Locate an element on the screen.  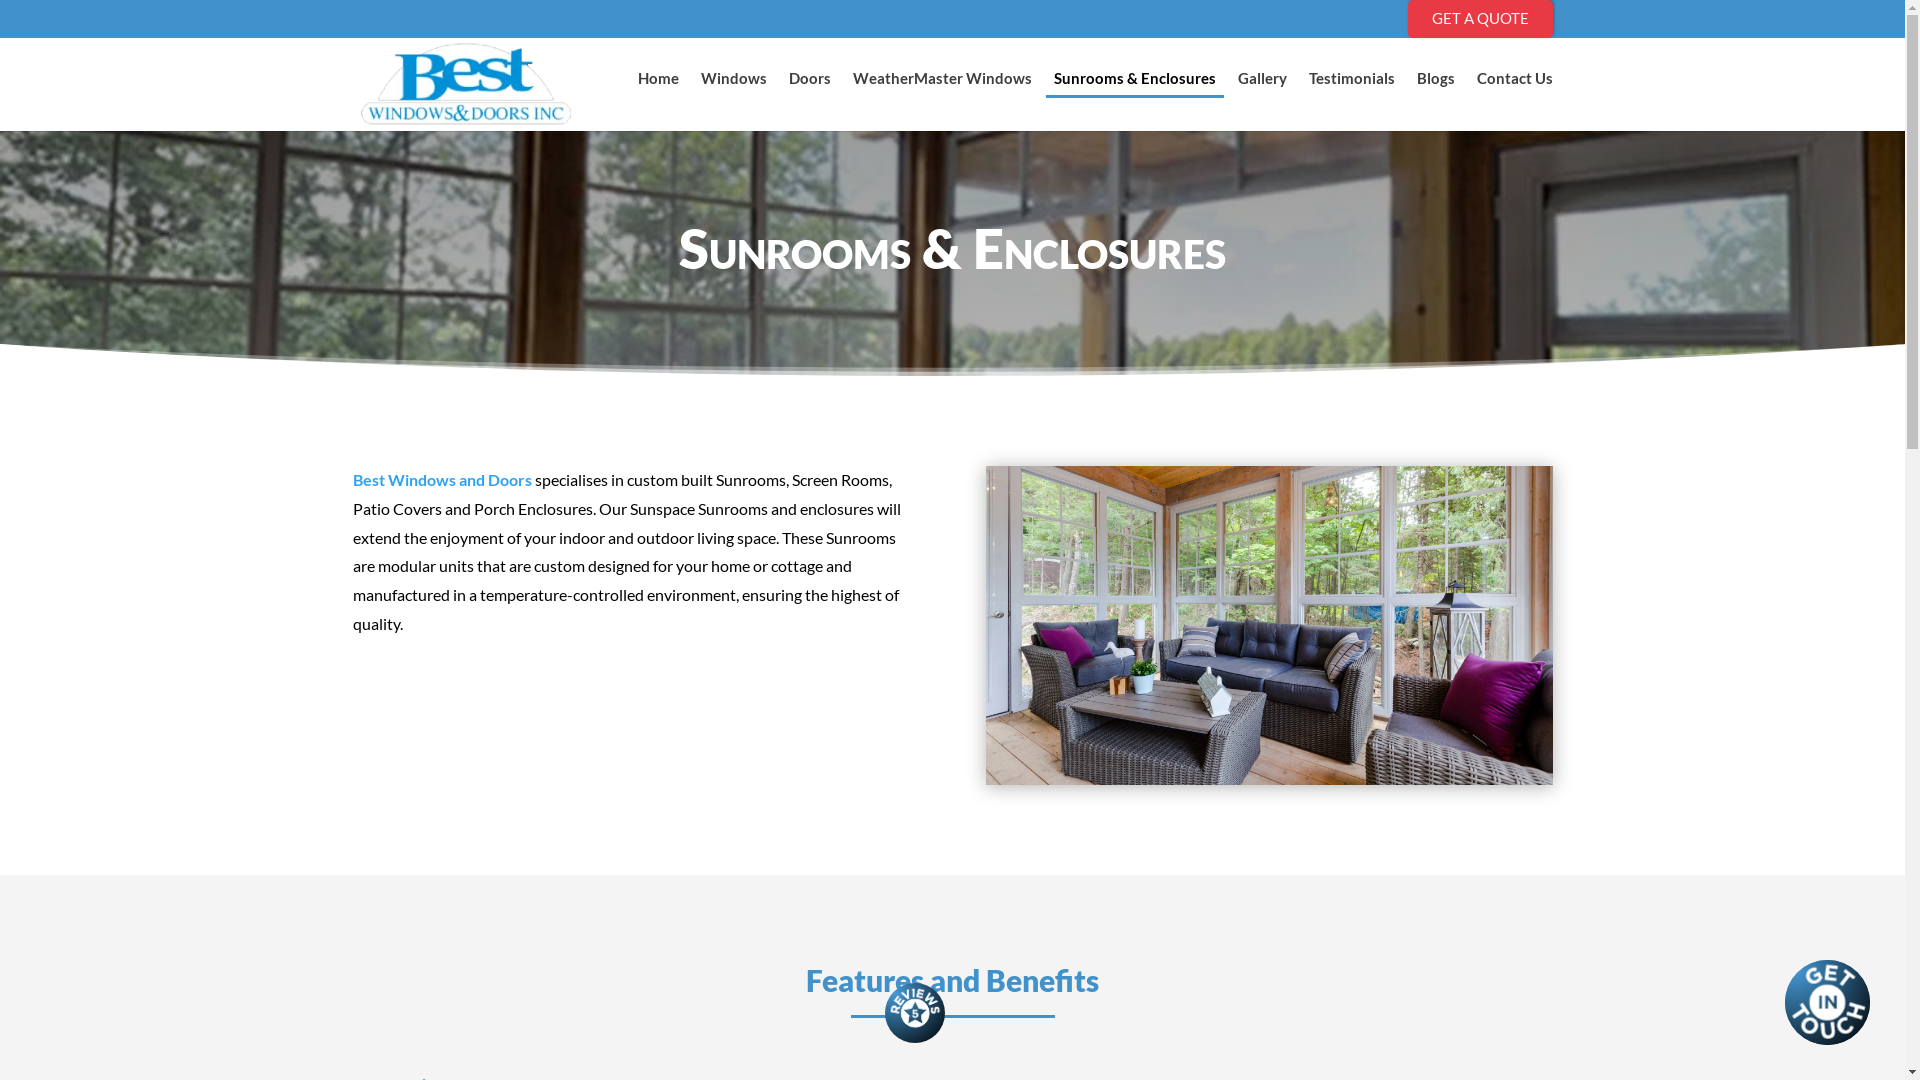
'Windows and Doors Winnipeg' is located at coordinates (1268, 624).